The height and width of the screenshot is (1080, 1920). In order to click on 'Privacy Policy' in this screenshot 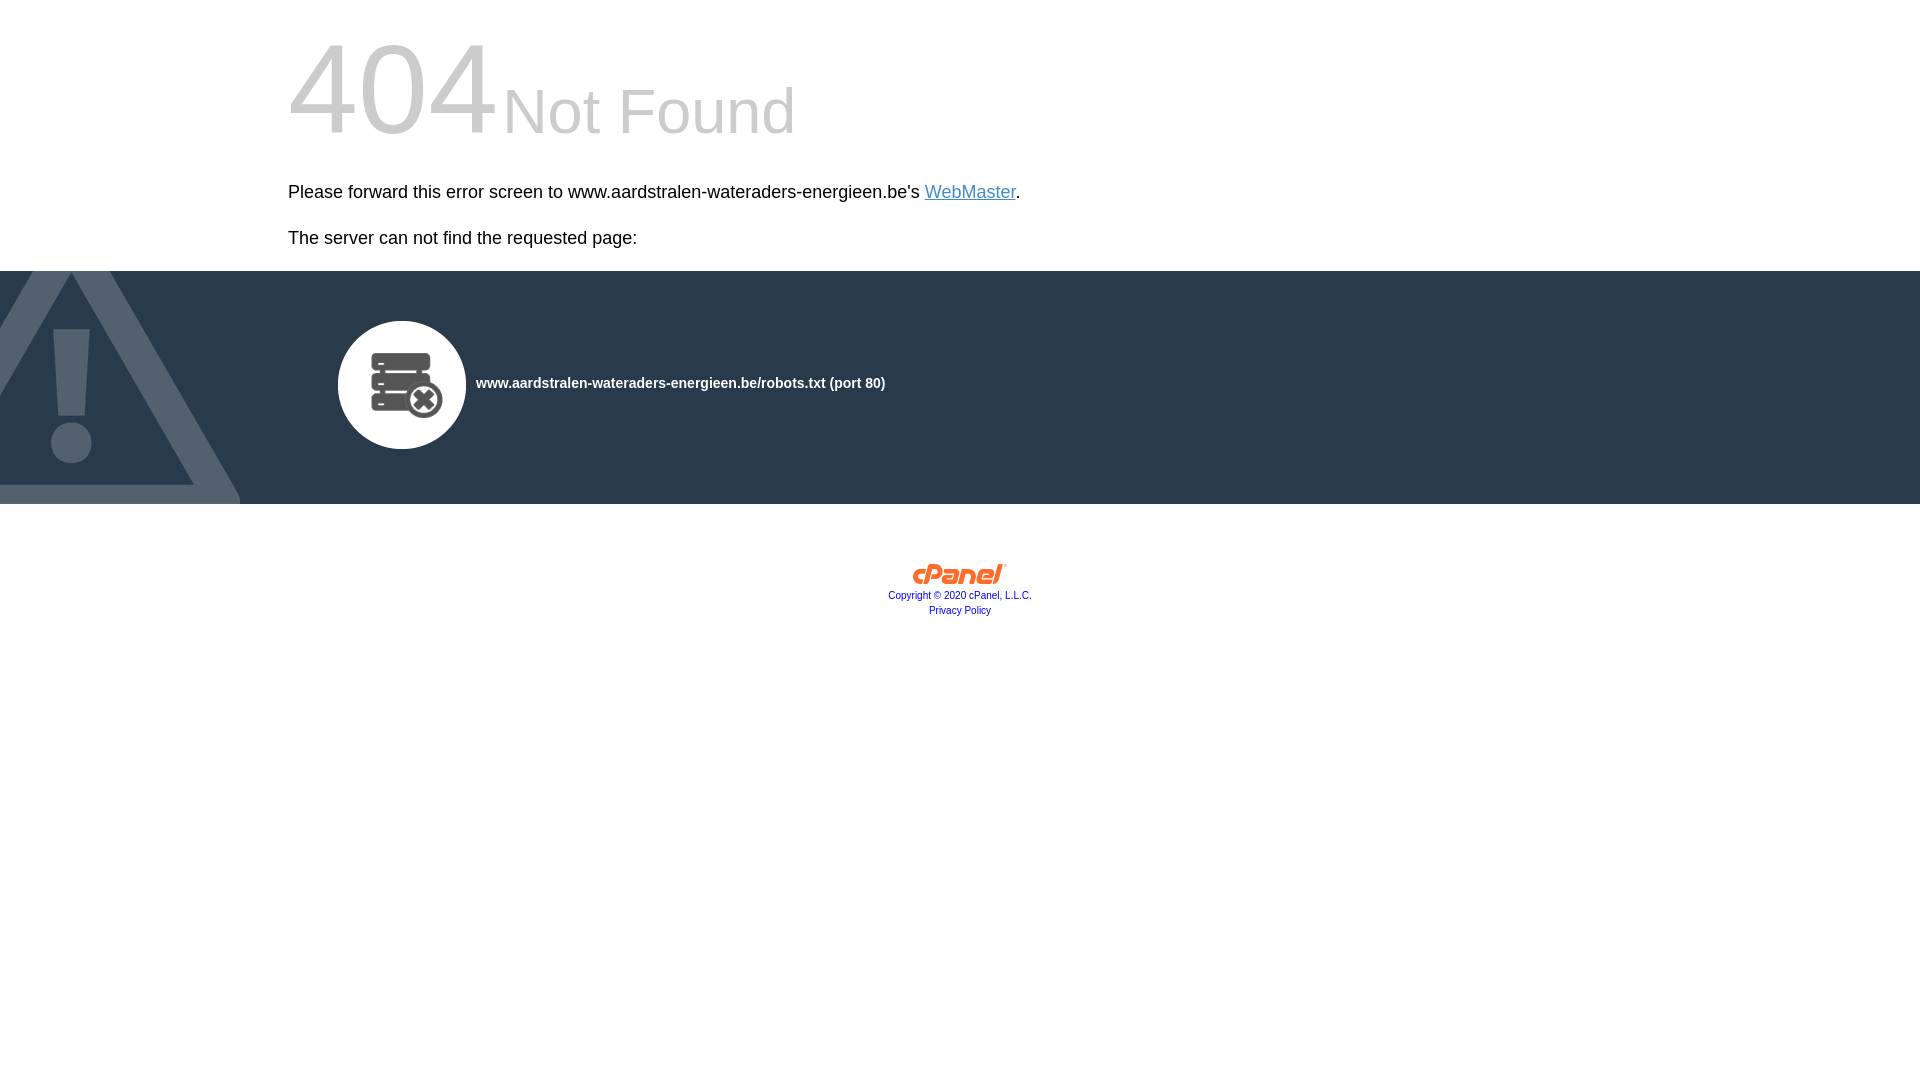, I will do `click(960, 609)`.